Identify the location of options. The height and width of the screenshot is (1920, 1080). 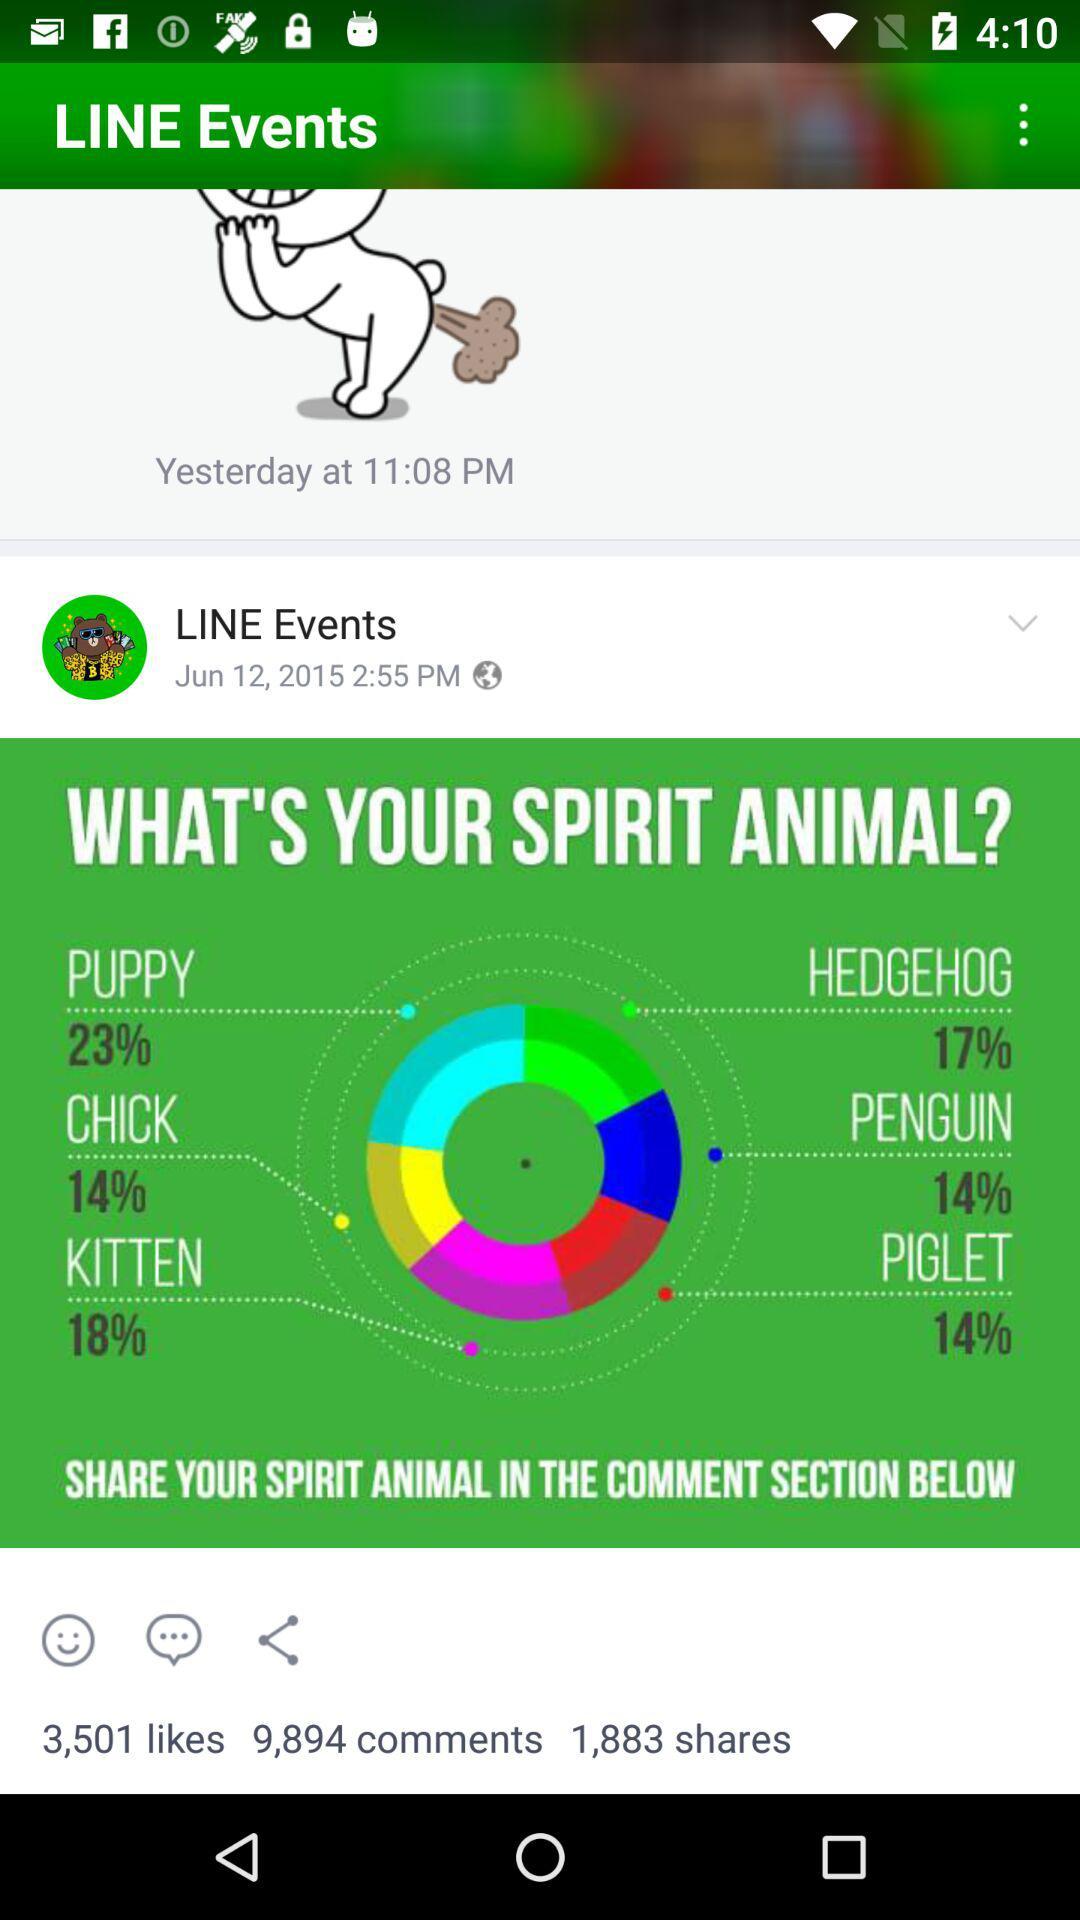
(1029, 647).